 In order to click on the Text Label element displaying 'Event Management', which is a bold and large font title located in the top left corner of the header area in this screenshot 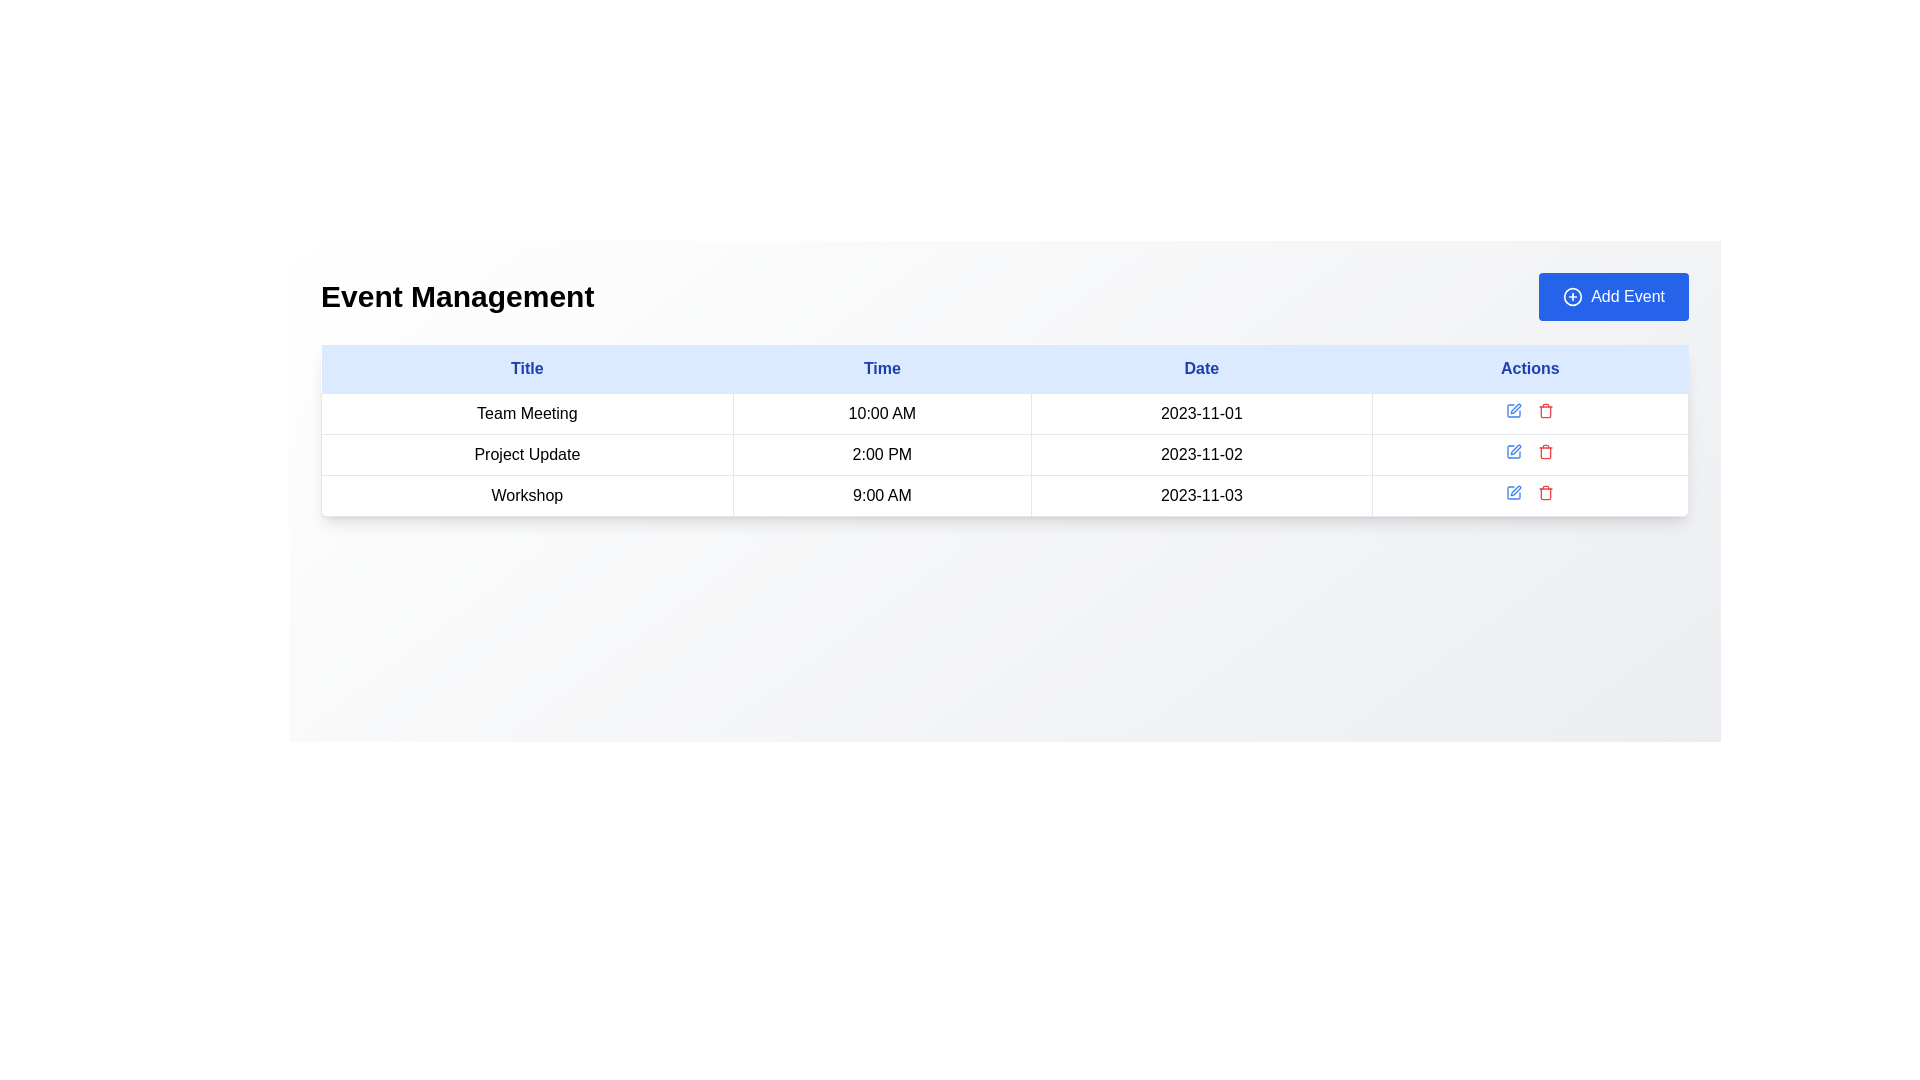, I will do `click(456, 297)`.